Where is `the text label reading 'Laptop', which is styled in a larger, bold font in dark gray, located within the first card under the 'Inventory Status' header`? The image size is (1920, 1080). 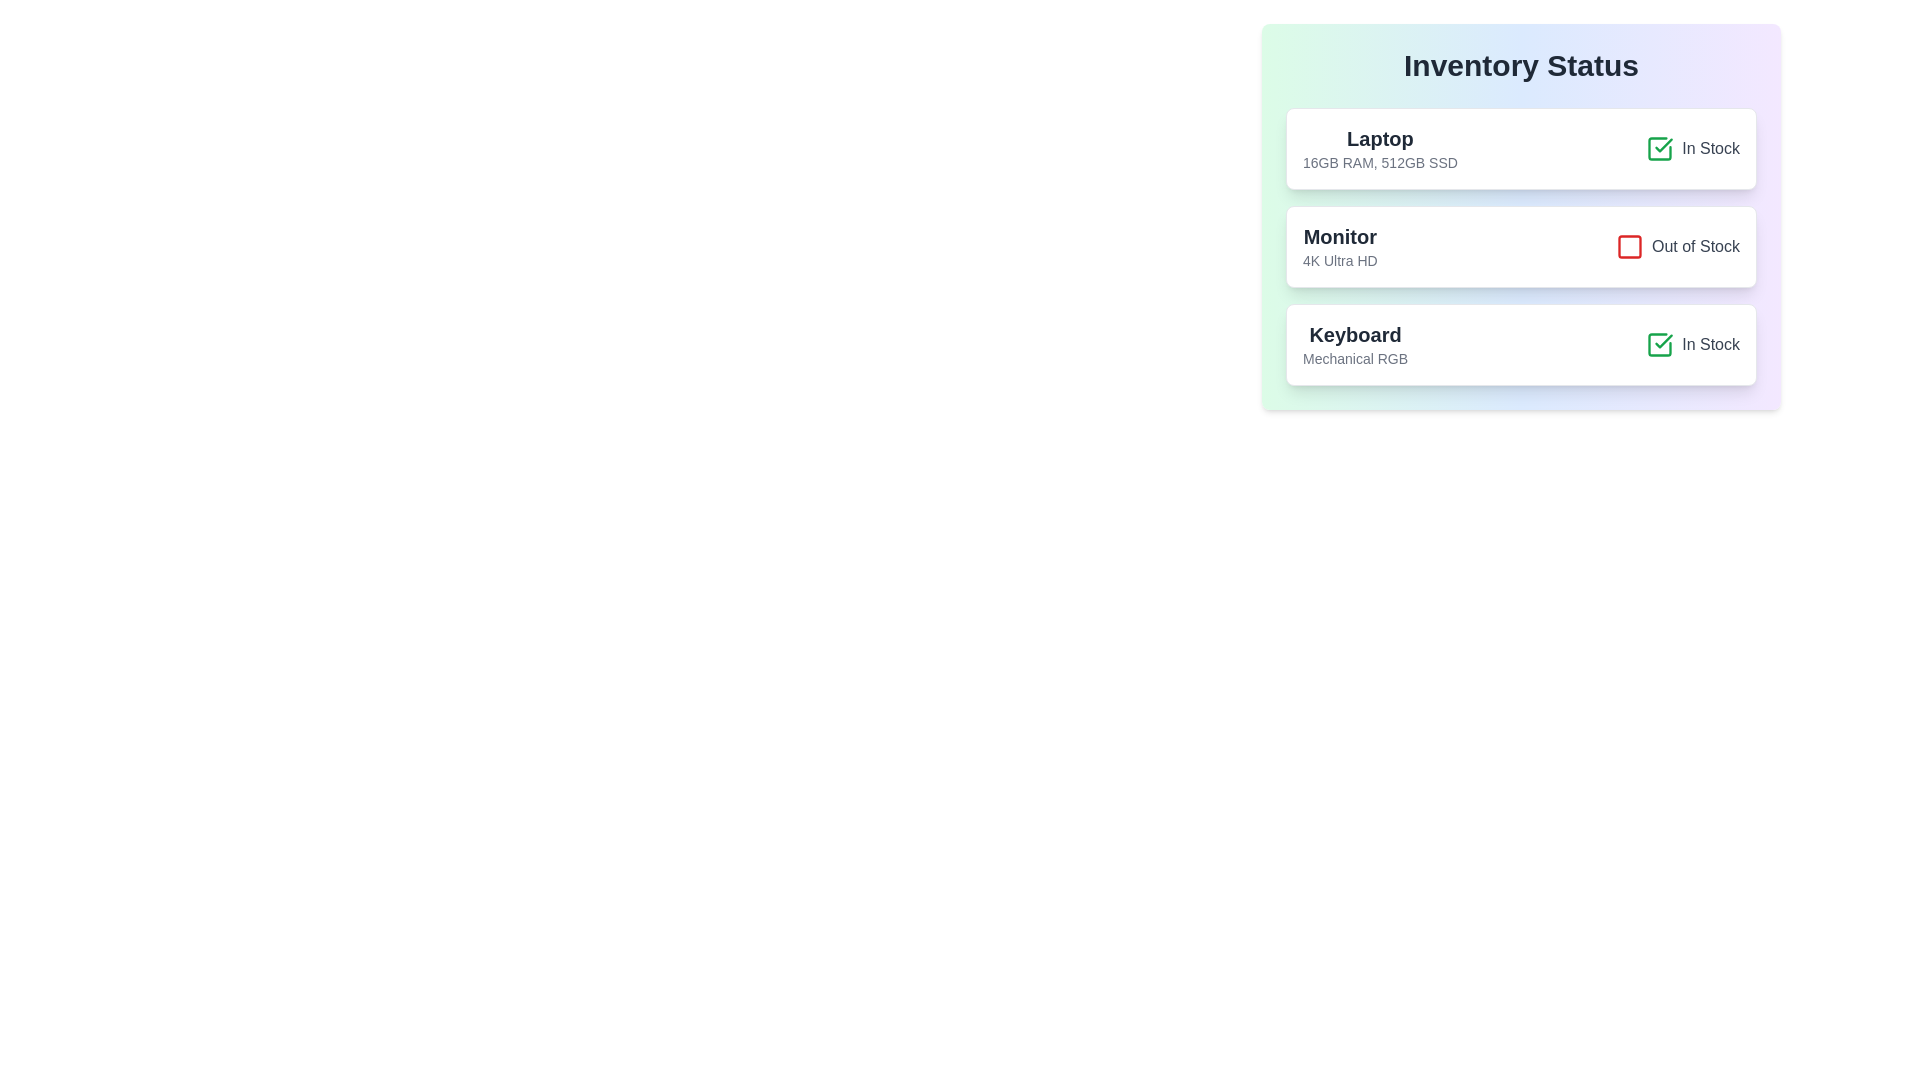 the text label reading 'Laptop', which is styled in a larger, bold font in dark gray, located within the first card under the 'Inventory Status' header is located at coordinates (1379, 137).